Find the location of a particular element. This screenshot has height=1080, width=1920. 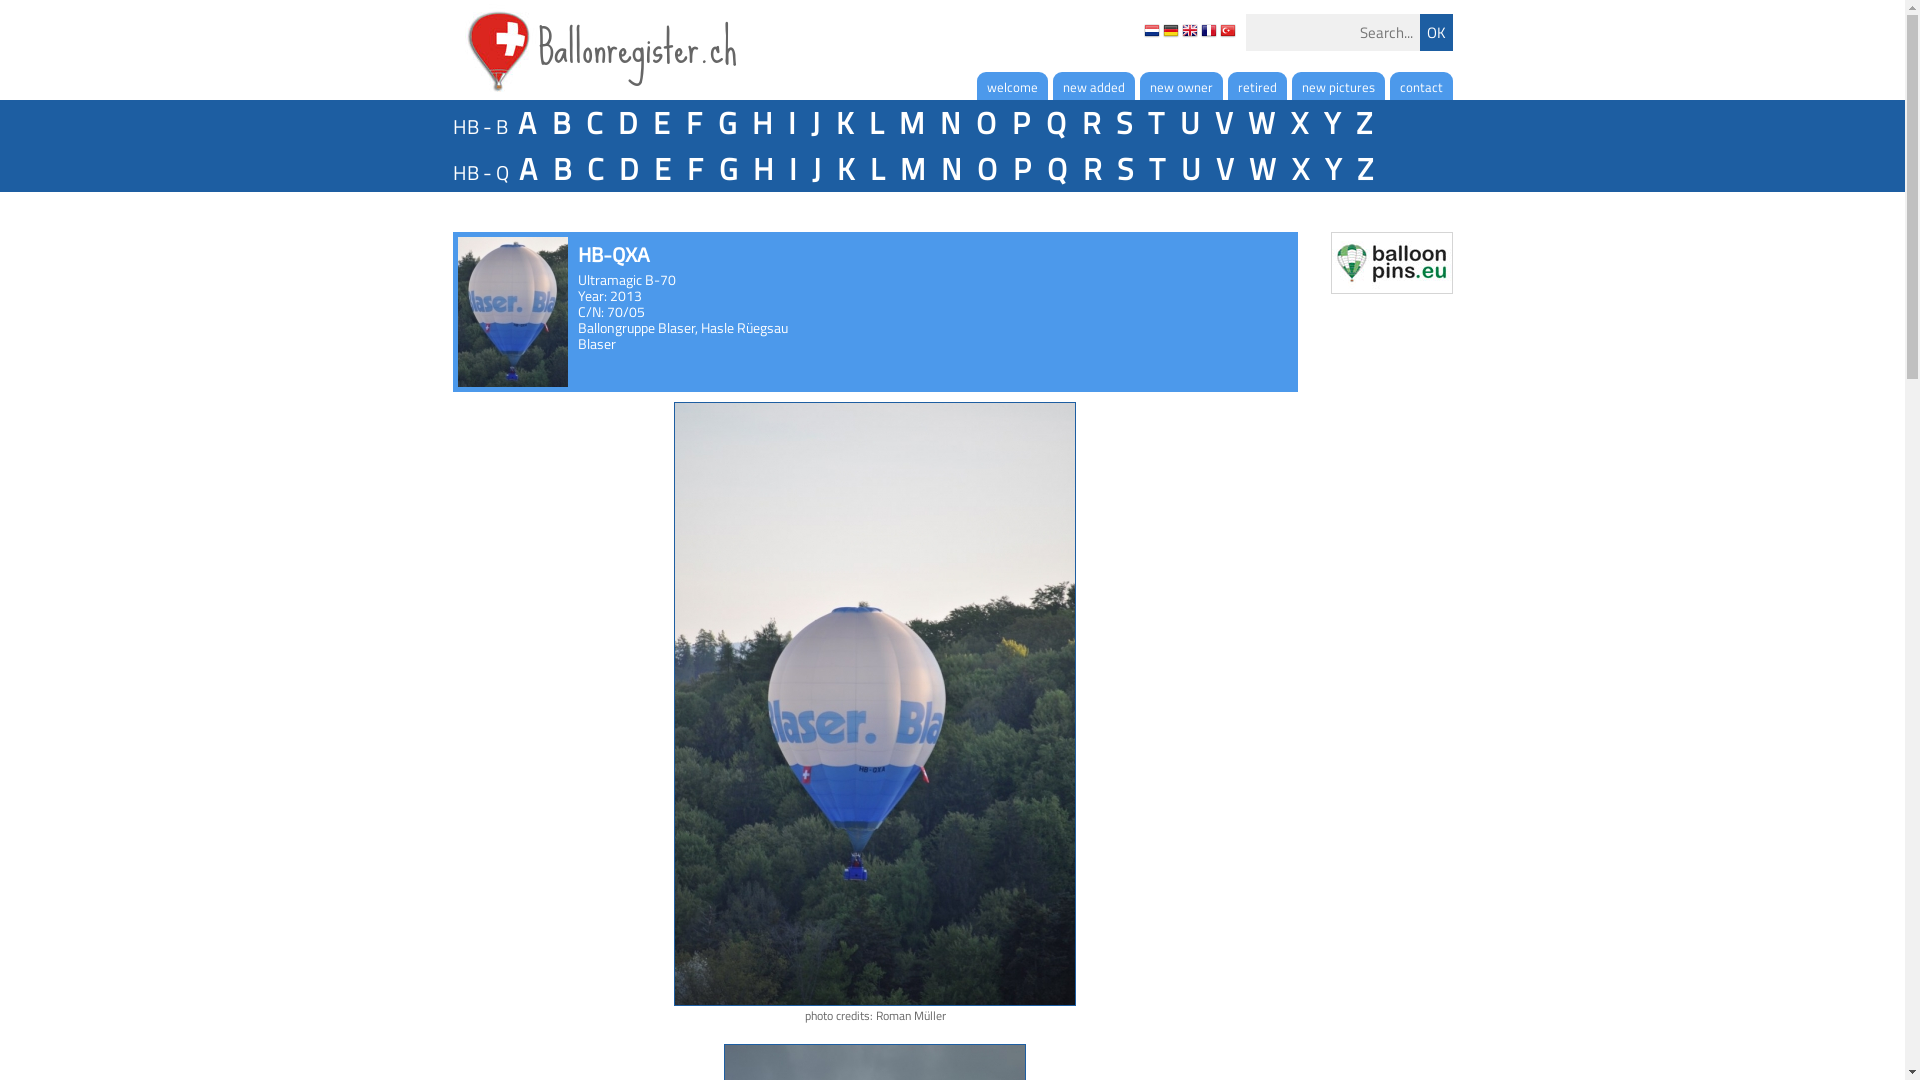

'P' is located at coordinates (1021, 123).